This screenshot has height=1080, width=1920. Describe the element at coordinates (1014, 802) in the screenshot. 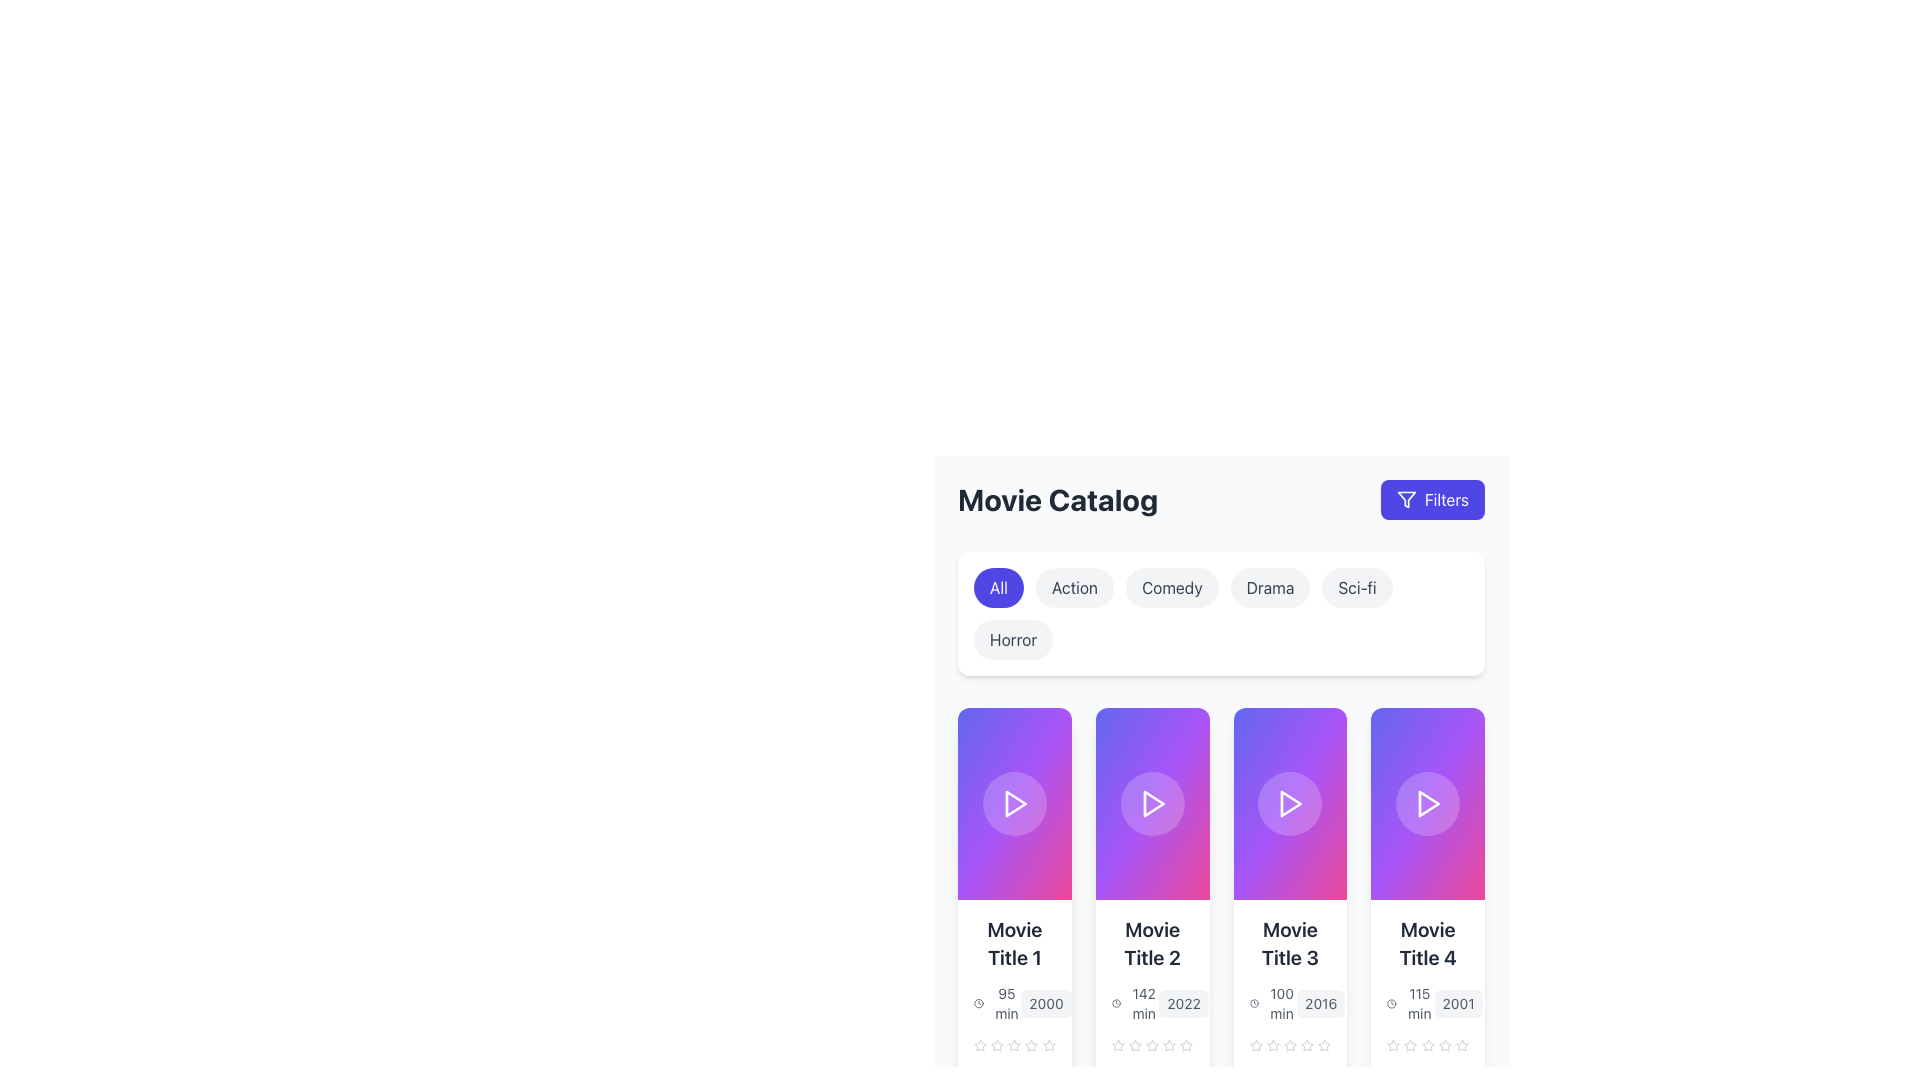

I see `the circular play button in the center of the gradient-styled rectangular banner for 'Movie Title 1'` at that location.